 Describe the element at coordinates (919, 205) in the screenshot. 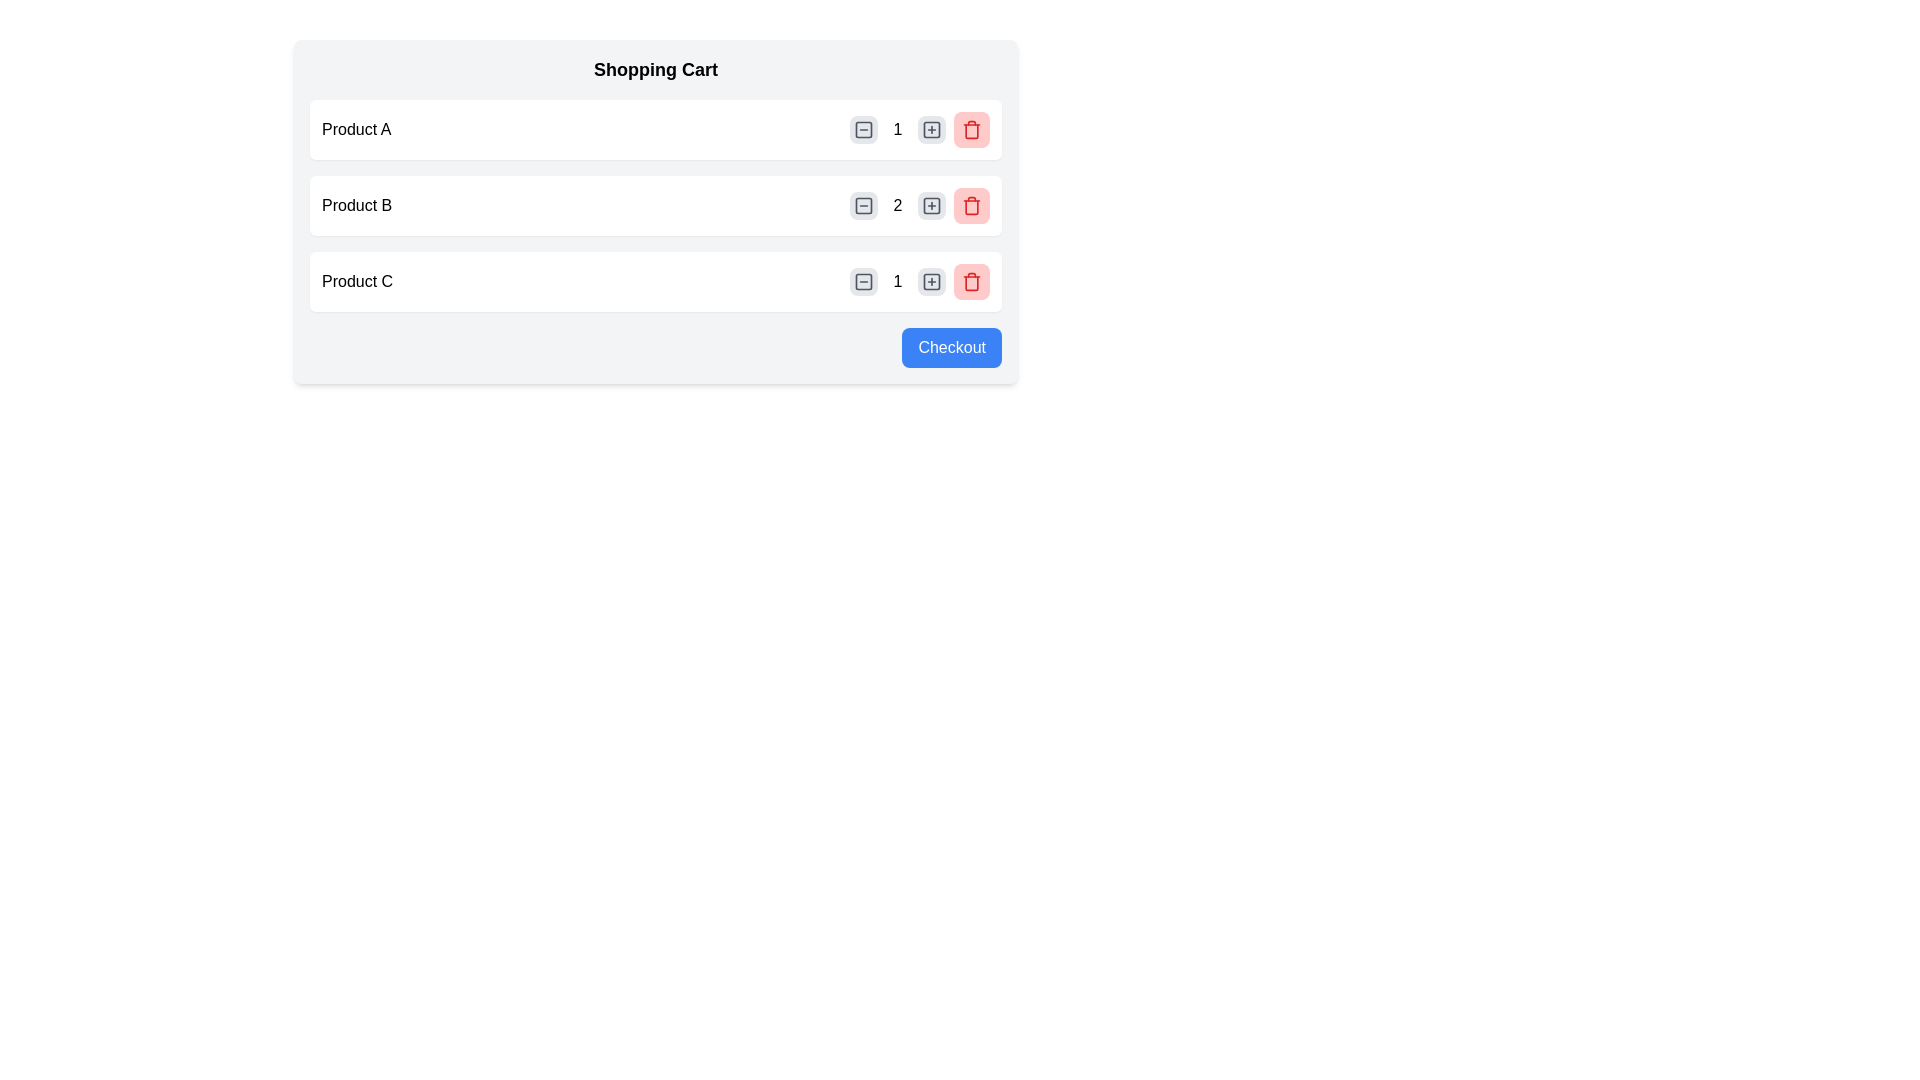

I see `the static text label displaying the quantity of 'Product B' in the shopping cart, which is centrally positioned between the decrement button and the increment button` at that location.